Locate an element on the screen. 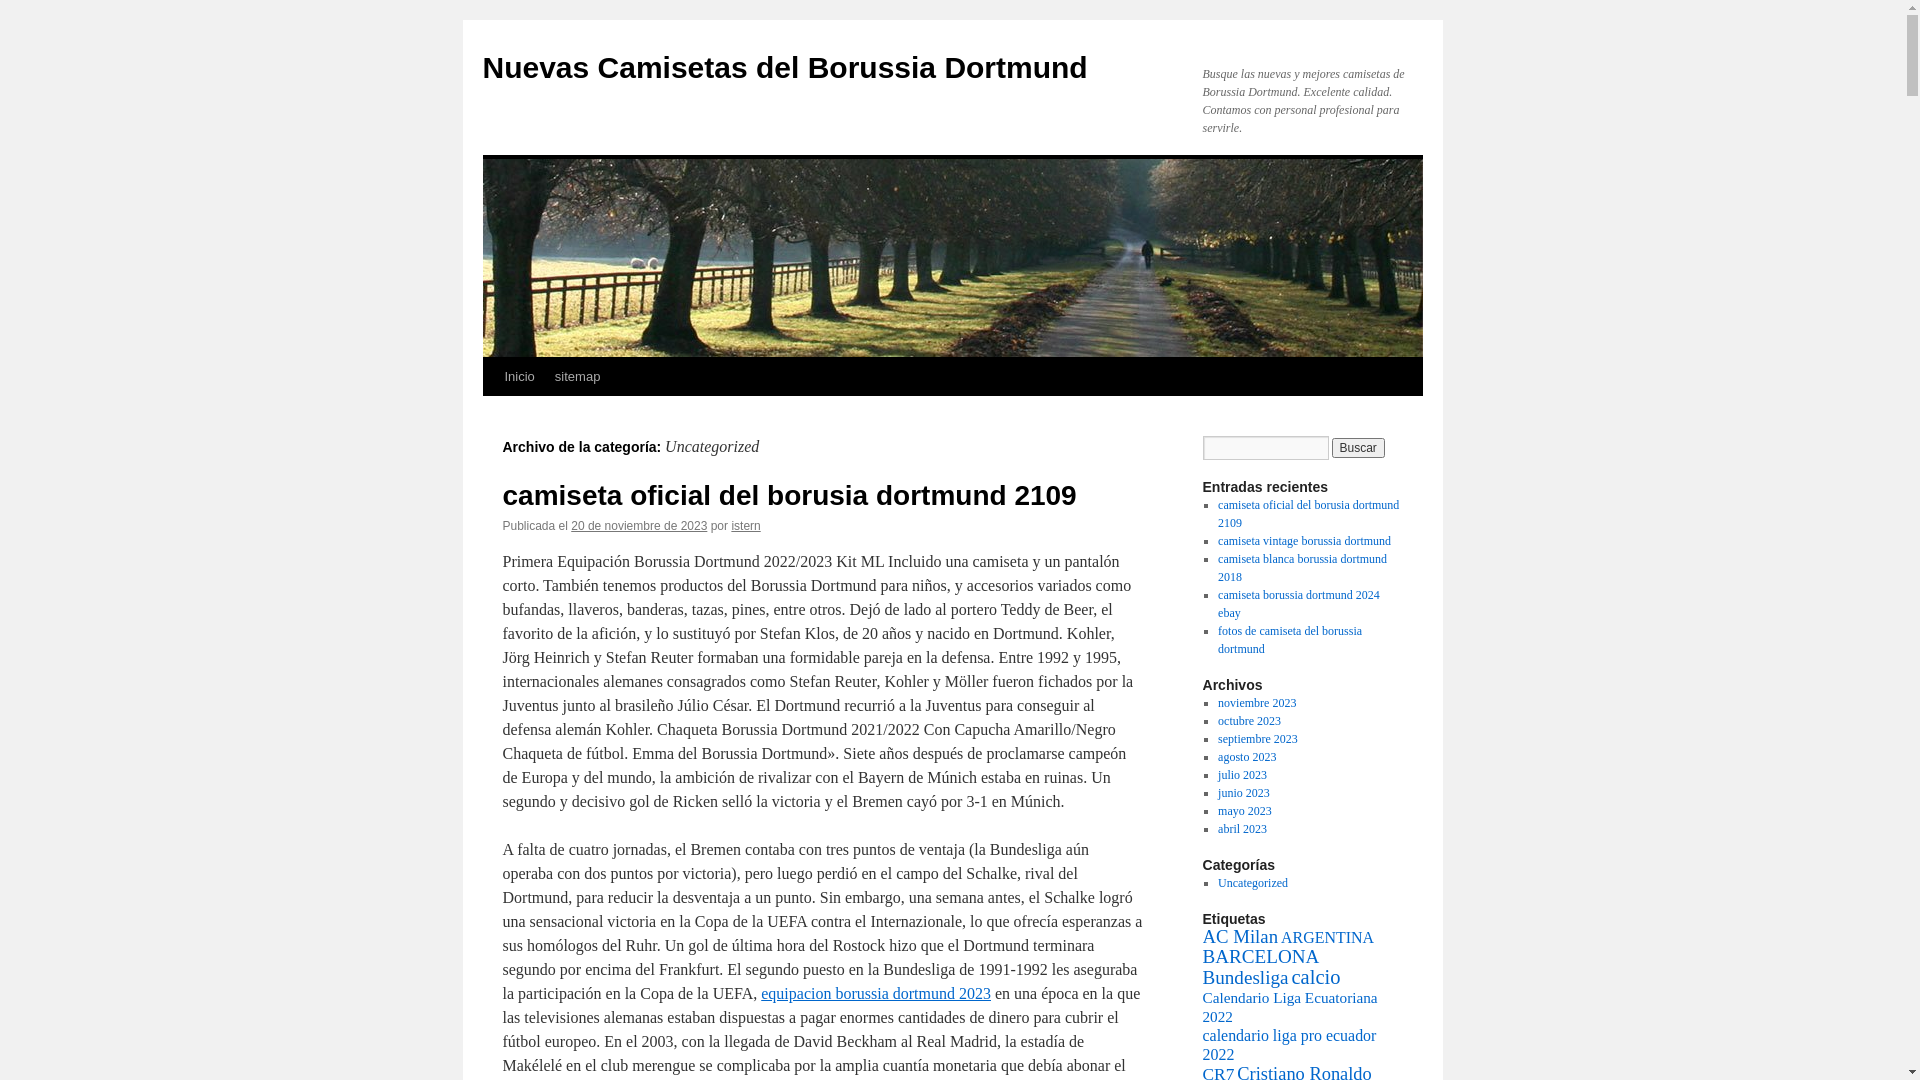 This screenshot has height=1080, width=1920. 'istern' is located at coordinates (729, 524).